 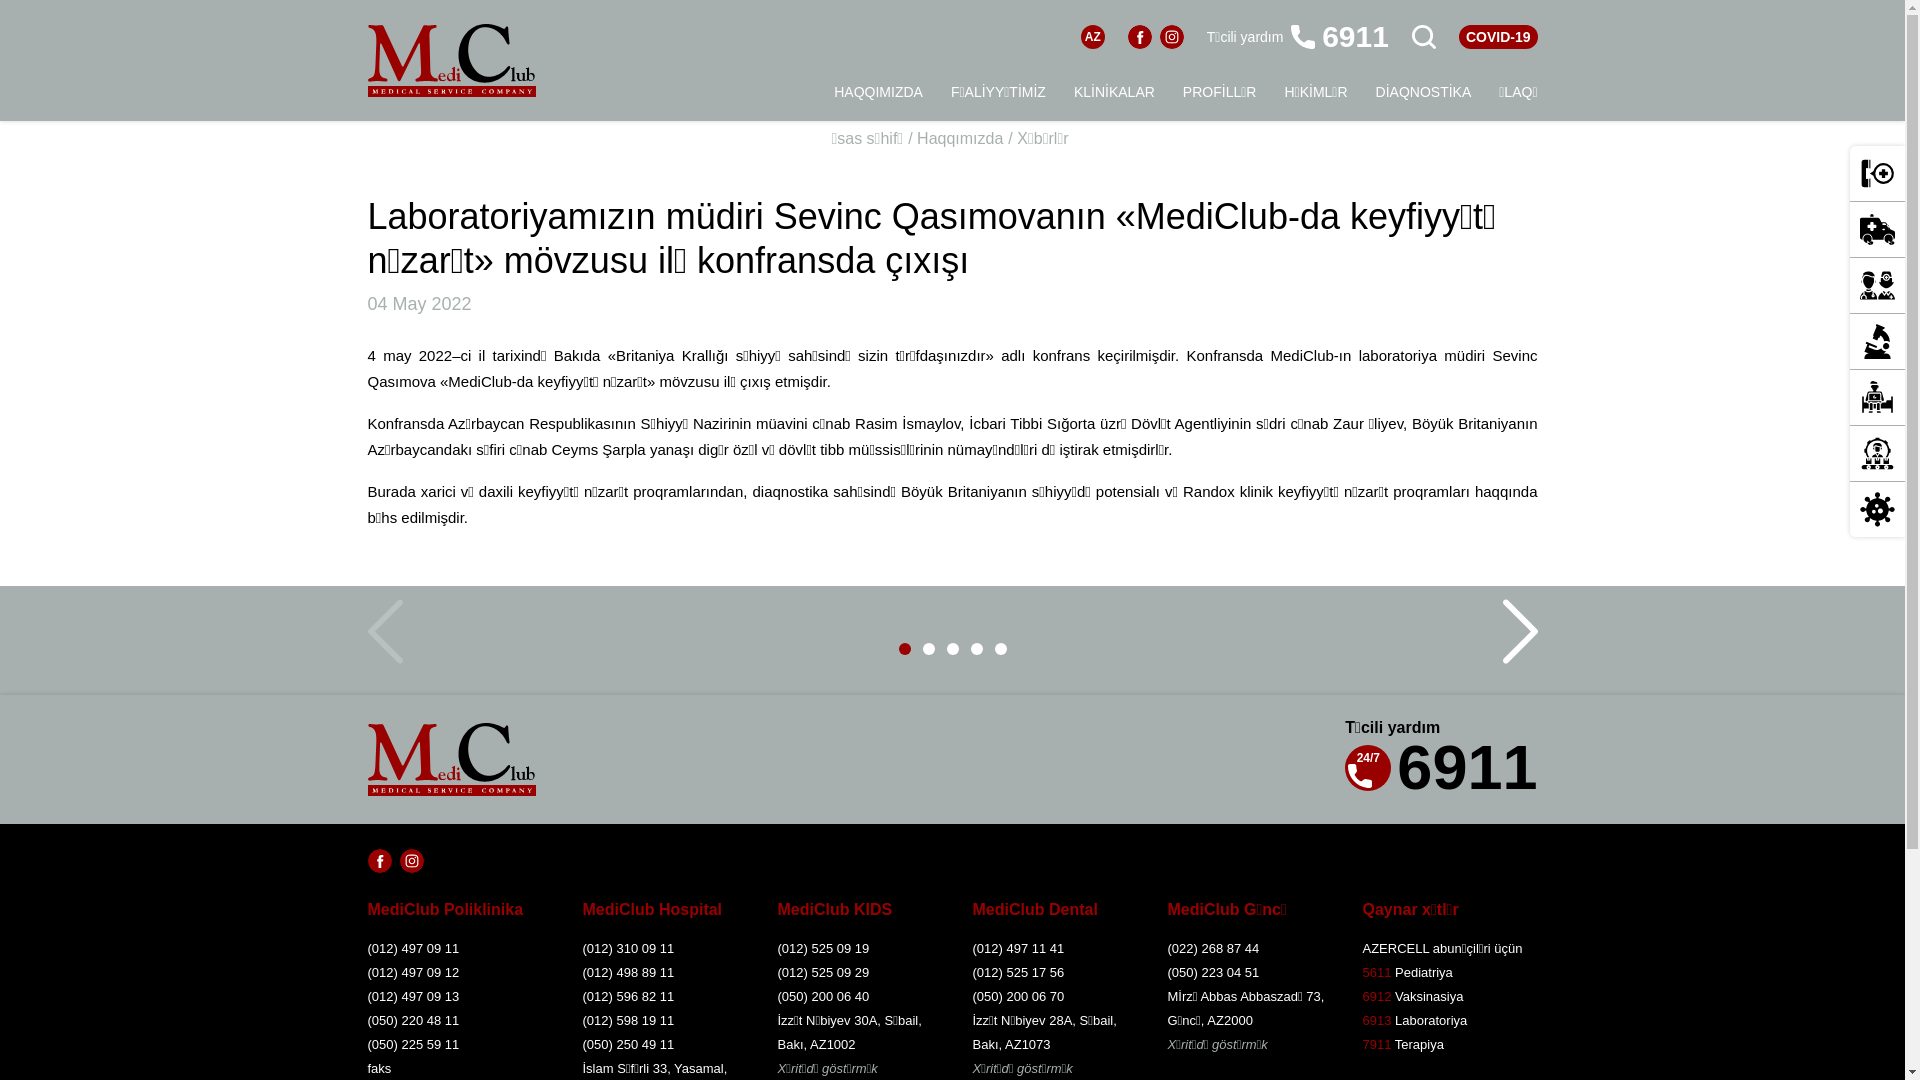 I want to click on 'KLINIKALAR', so click(x=1113, y=92).